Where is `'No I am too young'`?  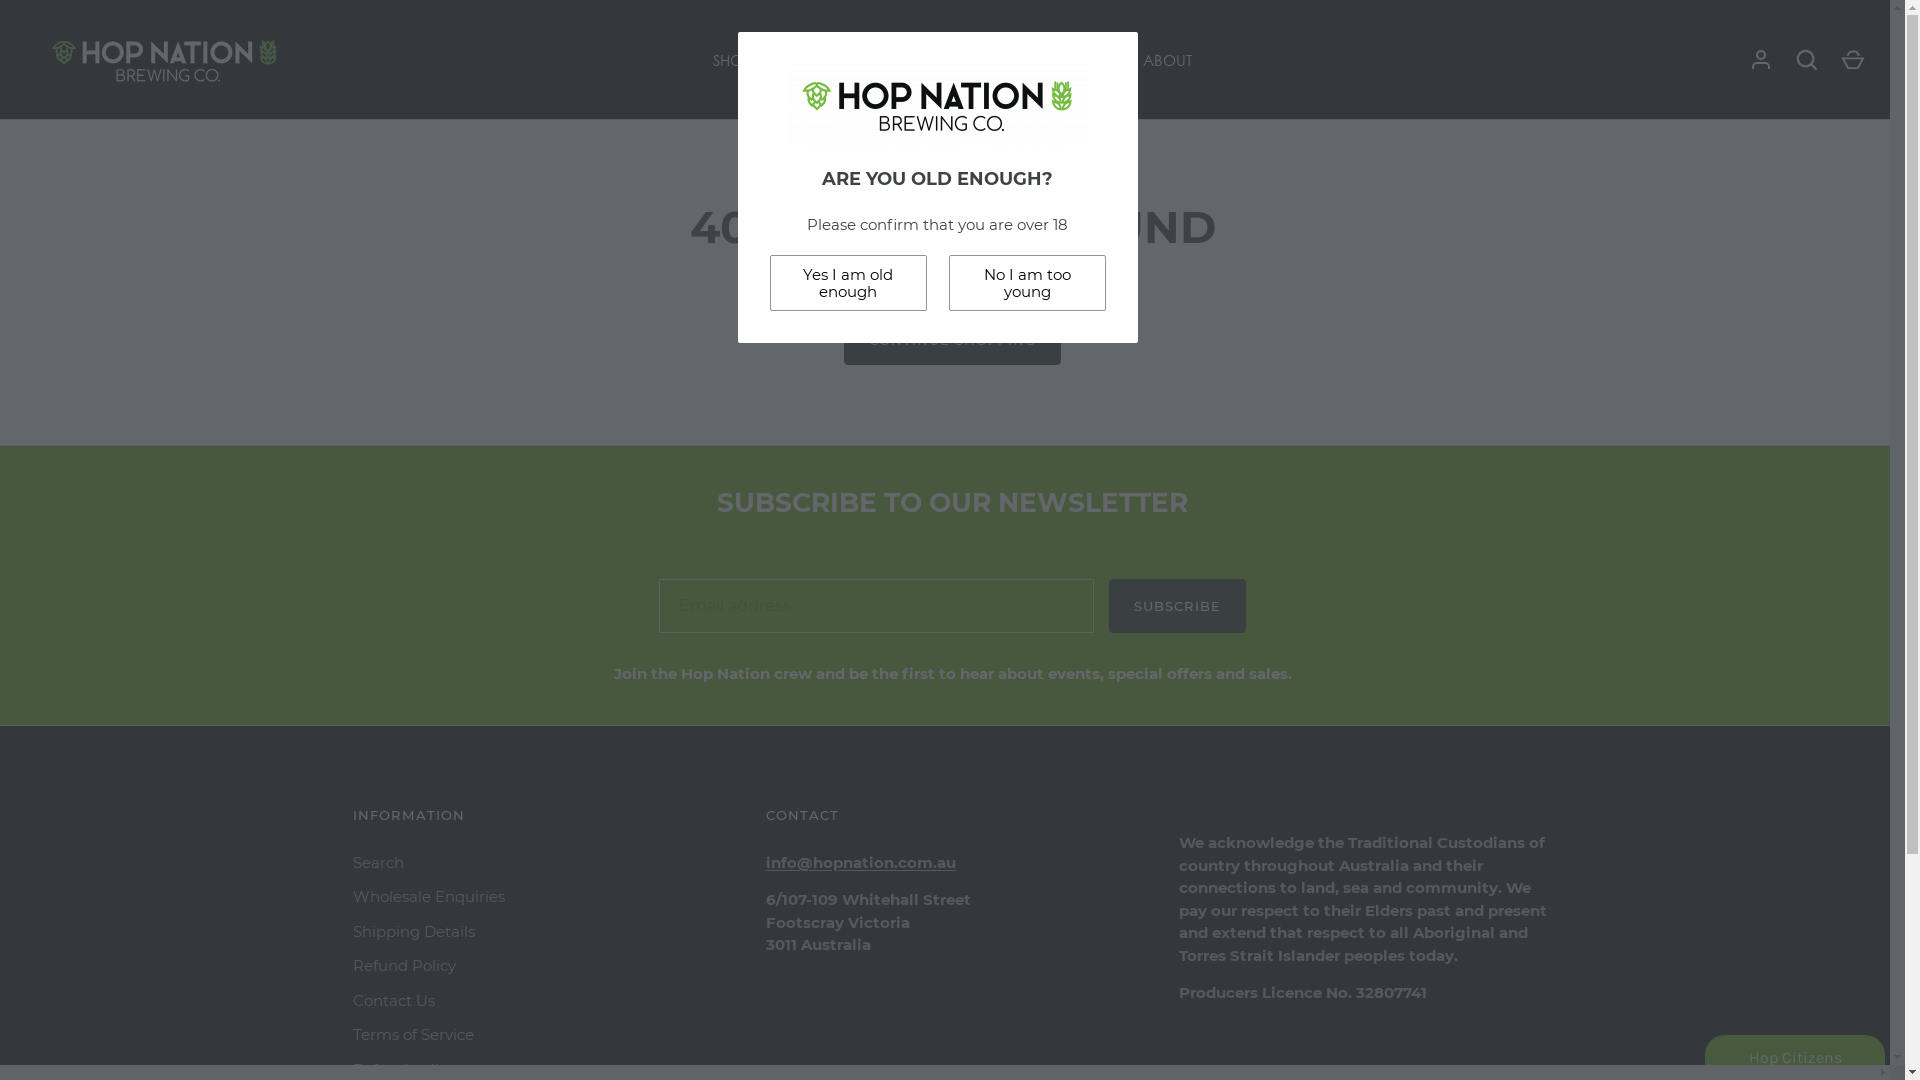 'No I am too young' is located at coordinates (1026, 283).